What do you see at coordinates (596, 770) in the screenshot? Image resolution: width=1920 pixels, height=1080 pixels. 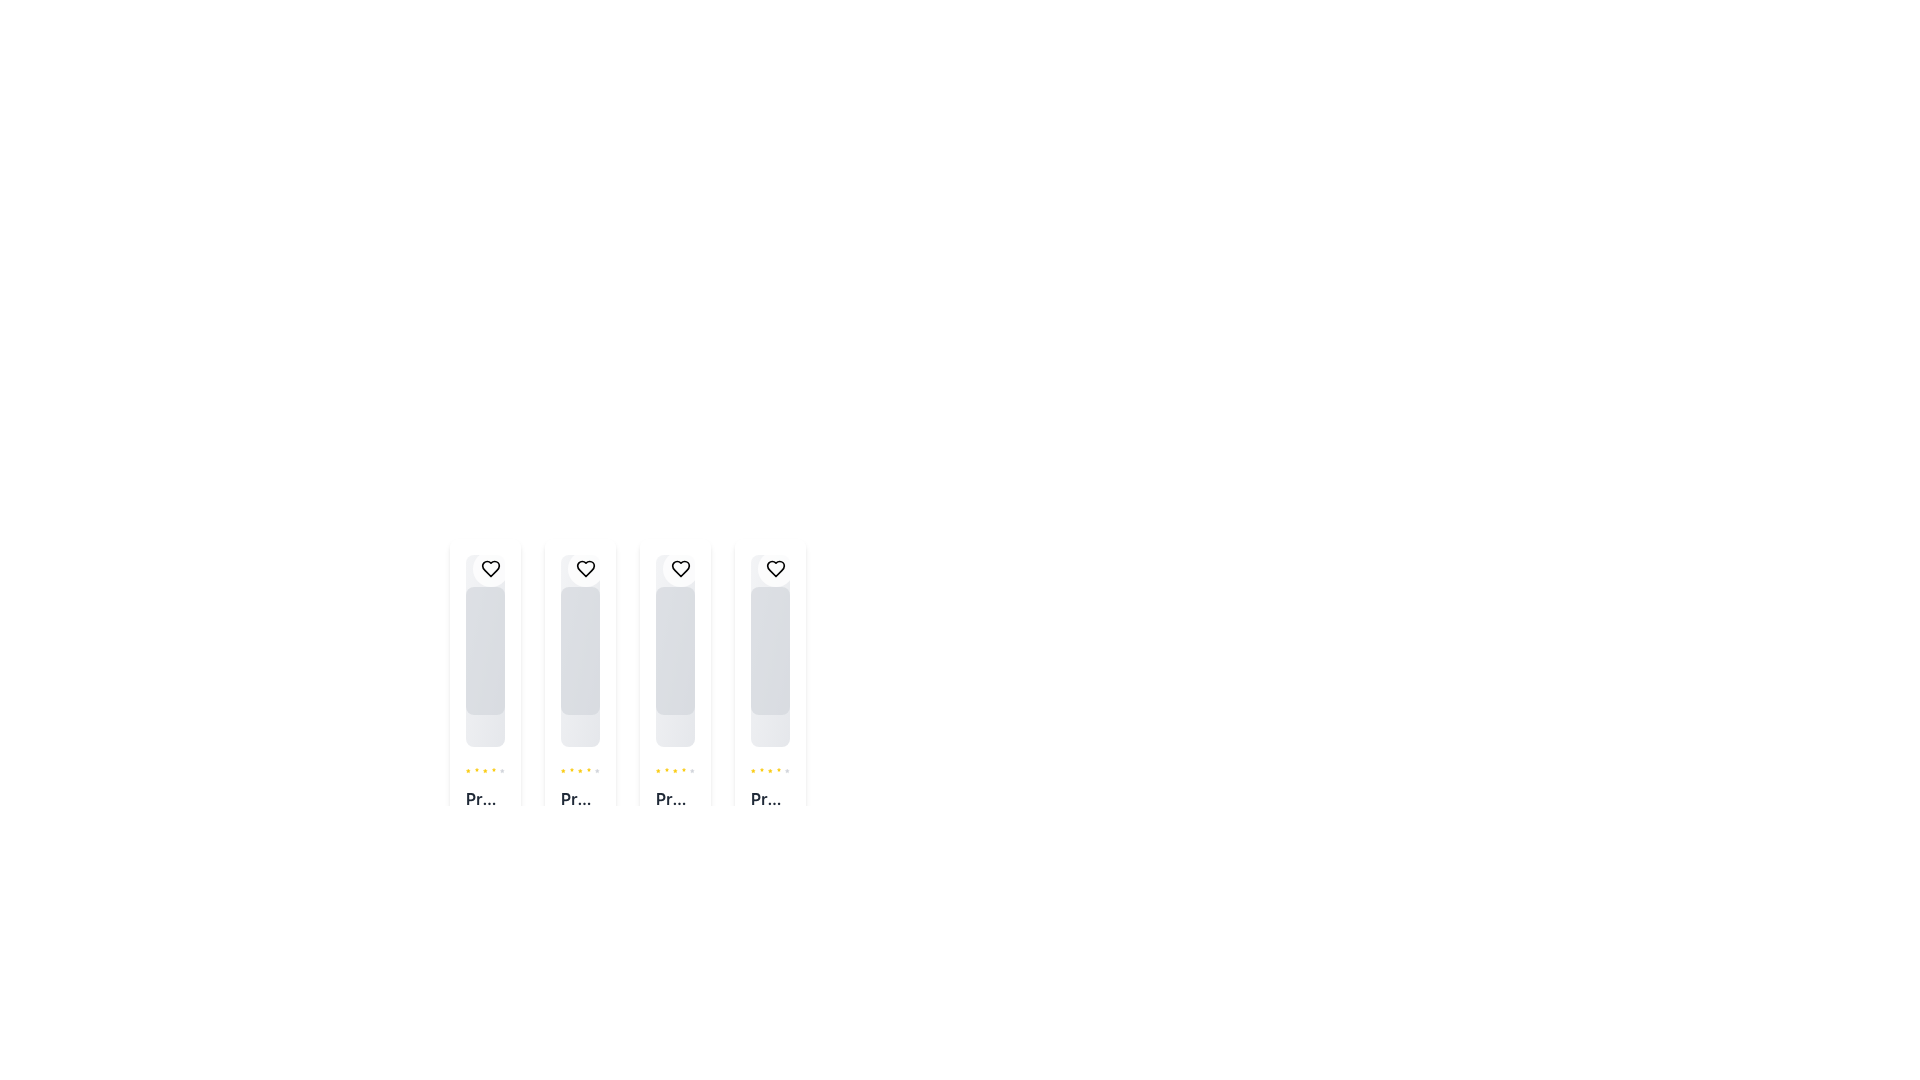 I see `the visual state of the fifth star icon in the rating system, which represents a non-selected star position` at bounding box center [596, 770].